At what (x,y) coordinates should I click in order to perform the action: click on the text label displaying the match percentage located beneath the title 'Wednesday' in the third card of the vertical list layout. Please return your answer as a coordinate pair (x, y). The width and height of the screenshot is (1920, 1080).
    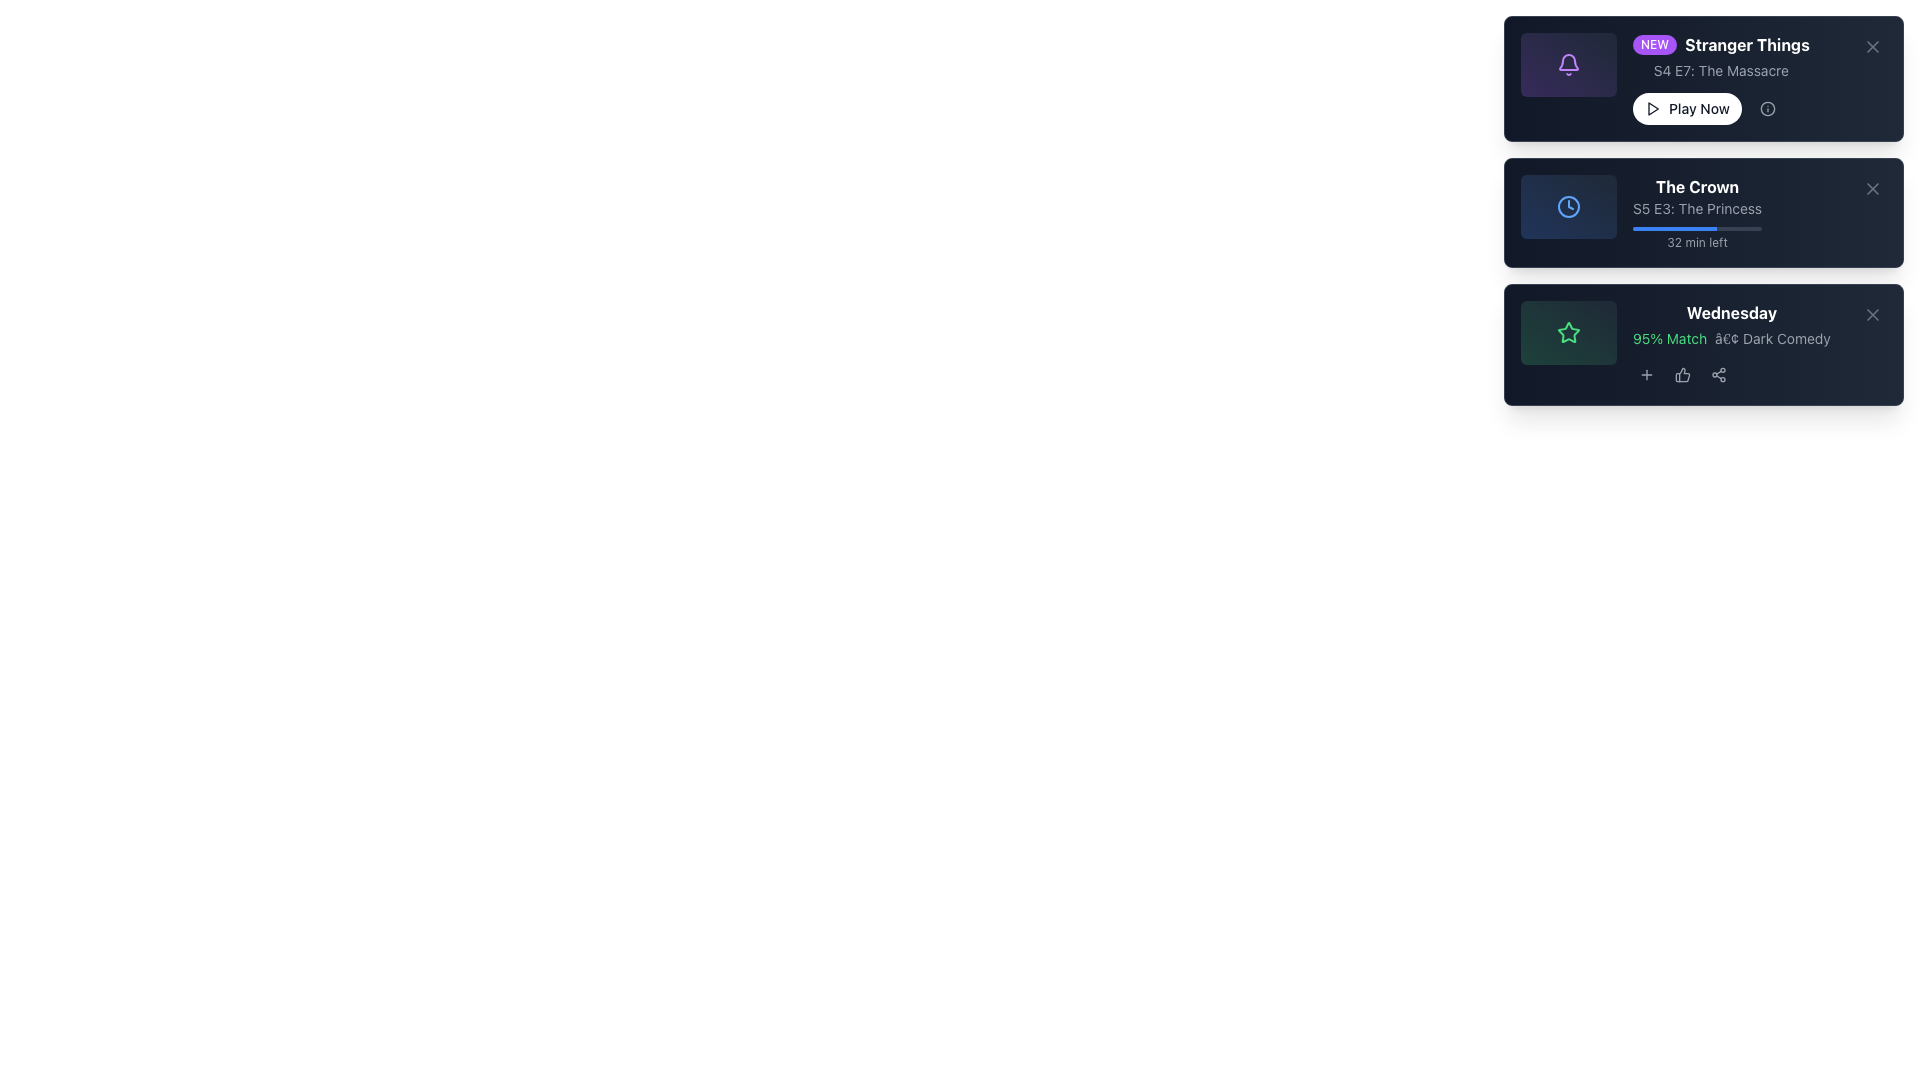
    Looking at the image, I should click on (1703, 343).